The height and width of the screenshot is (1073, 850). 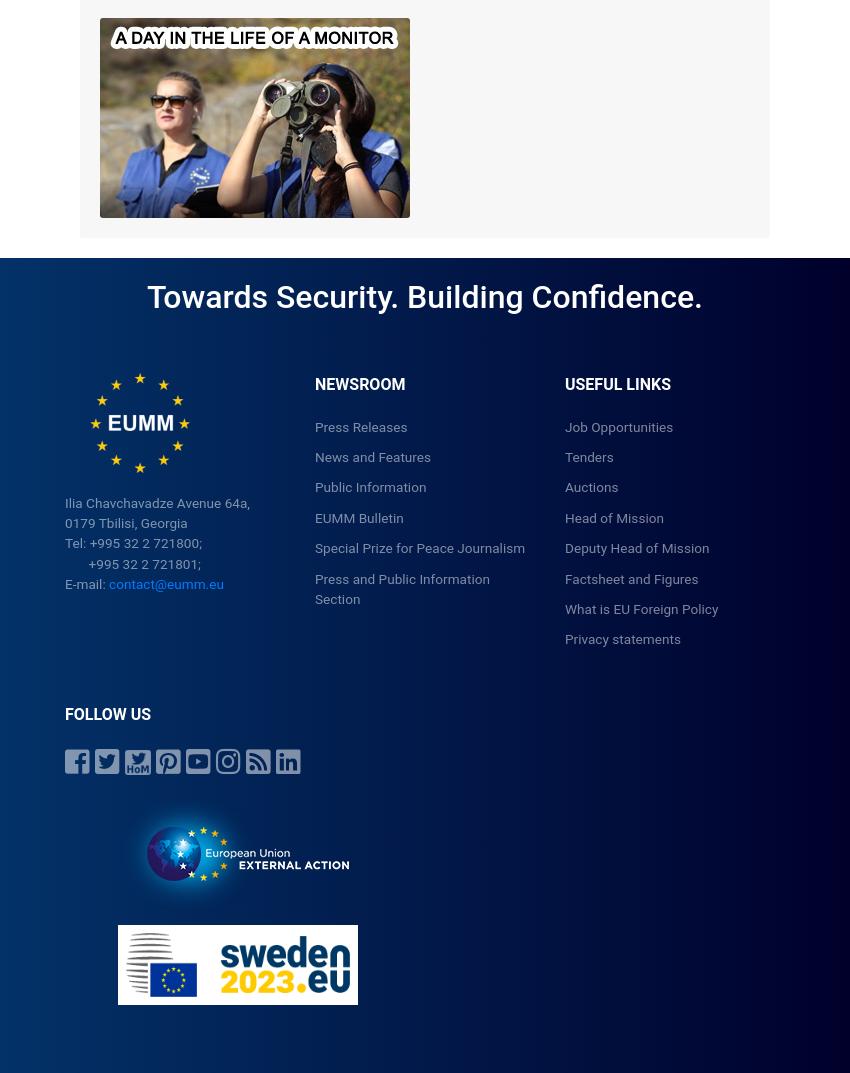 What do you see at coordinates (617, 425) in the screenshot?
I see `'Job Opportunities'` at bounding box center [617, 425].